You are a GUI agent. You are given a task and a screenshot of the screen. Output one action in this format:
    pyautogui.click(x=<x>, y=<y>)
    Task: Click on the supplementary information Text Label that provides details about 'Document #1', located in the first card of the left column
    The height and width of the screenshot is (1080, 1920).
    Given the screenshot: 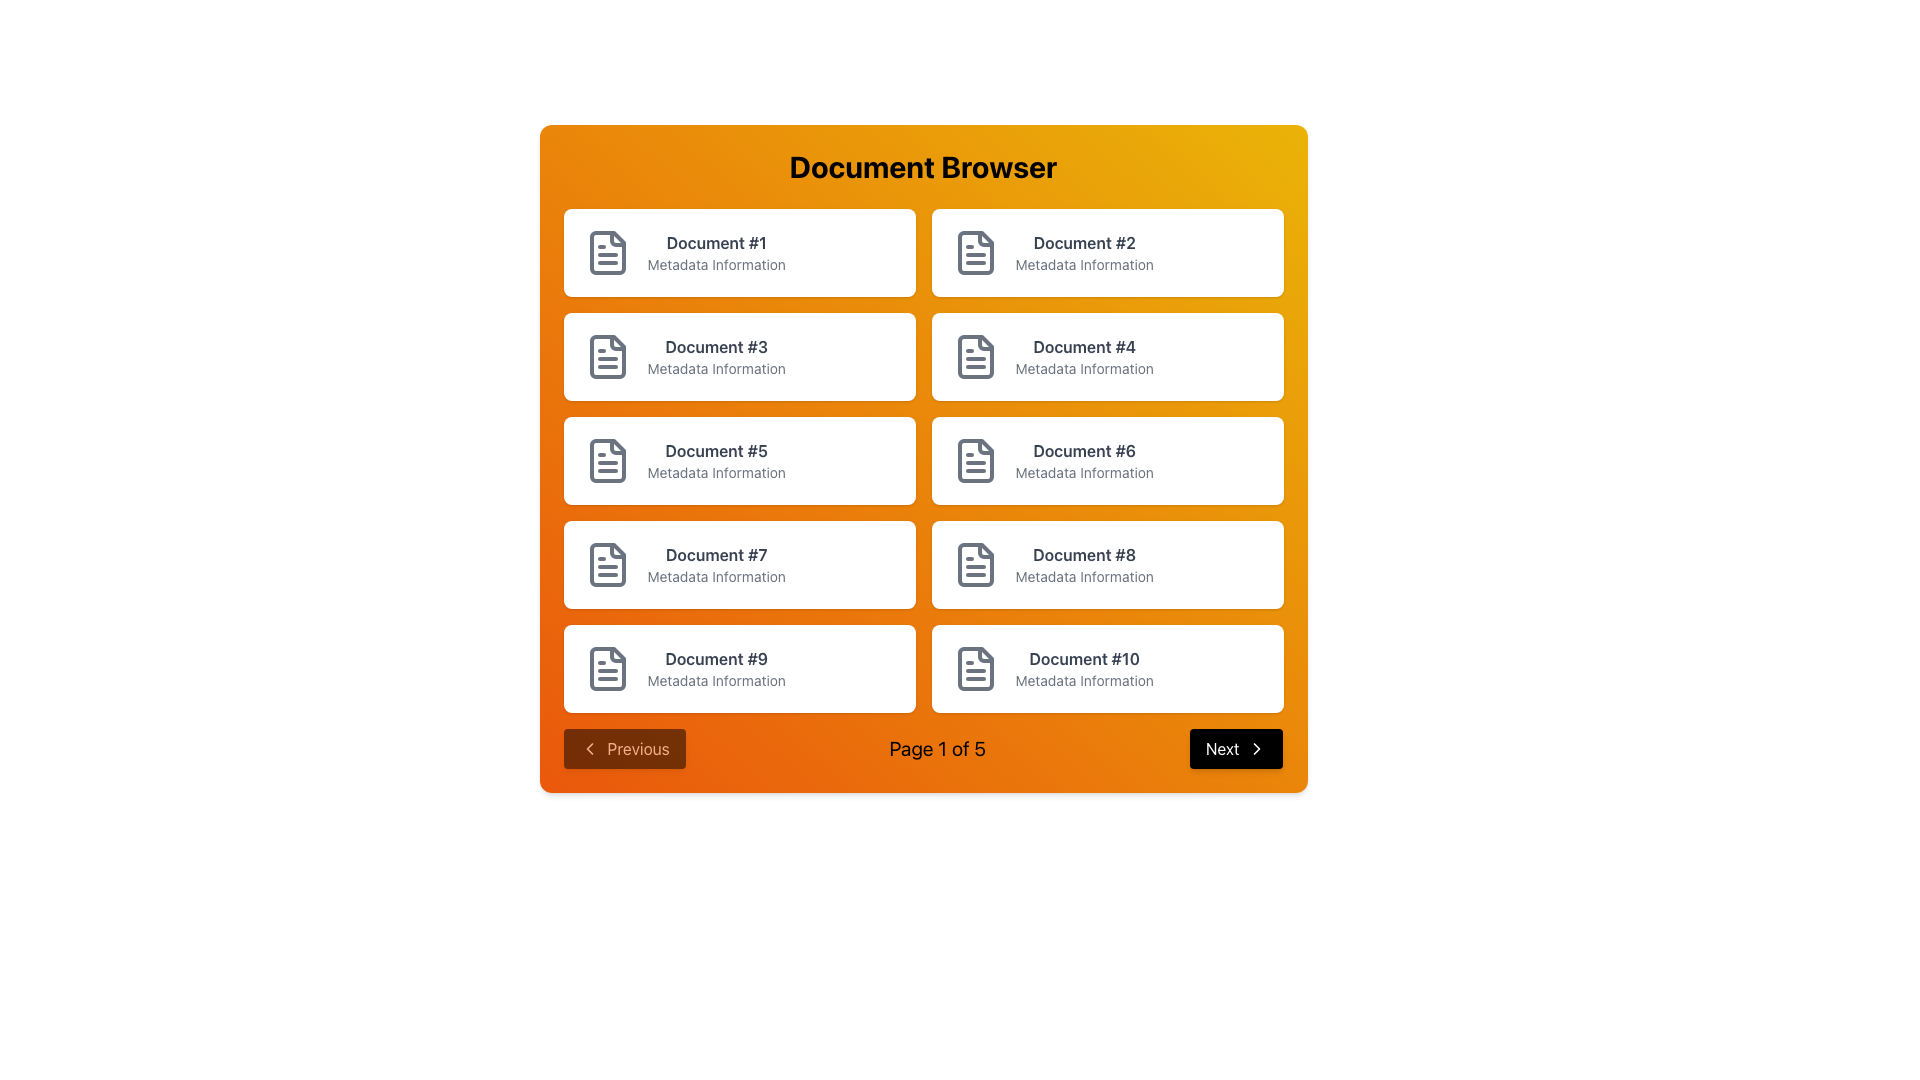 What is the action you would take?
    pyautogui.click(x=716, y=264)
    